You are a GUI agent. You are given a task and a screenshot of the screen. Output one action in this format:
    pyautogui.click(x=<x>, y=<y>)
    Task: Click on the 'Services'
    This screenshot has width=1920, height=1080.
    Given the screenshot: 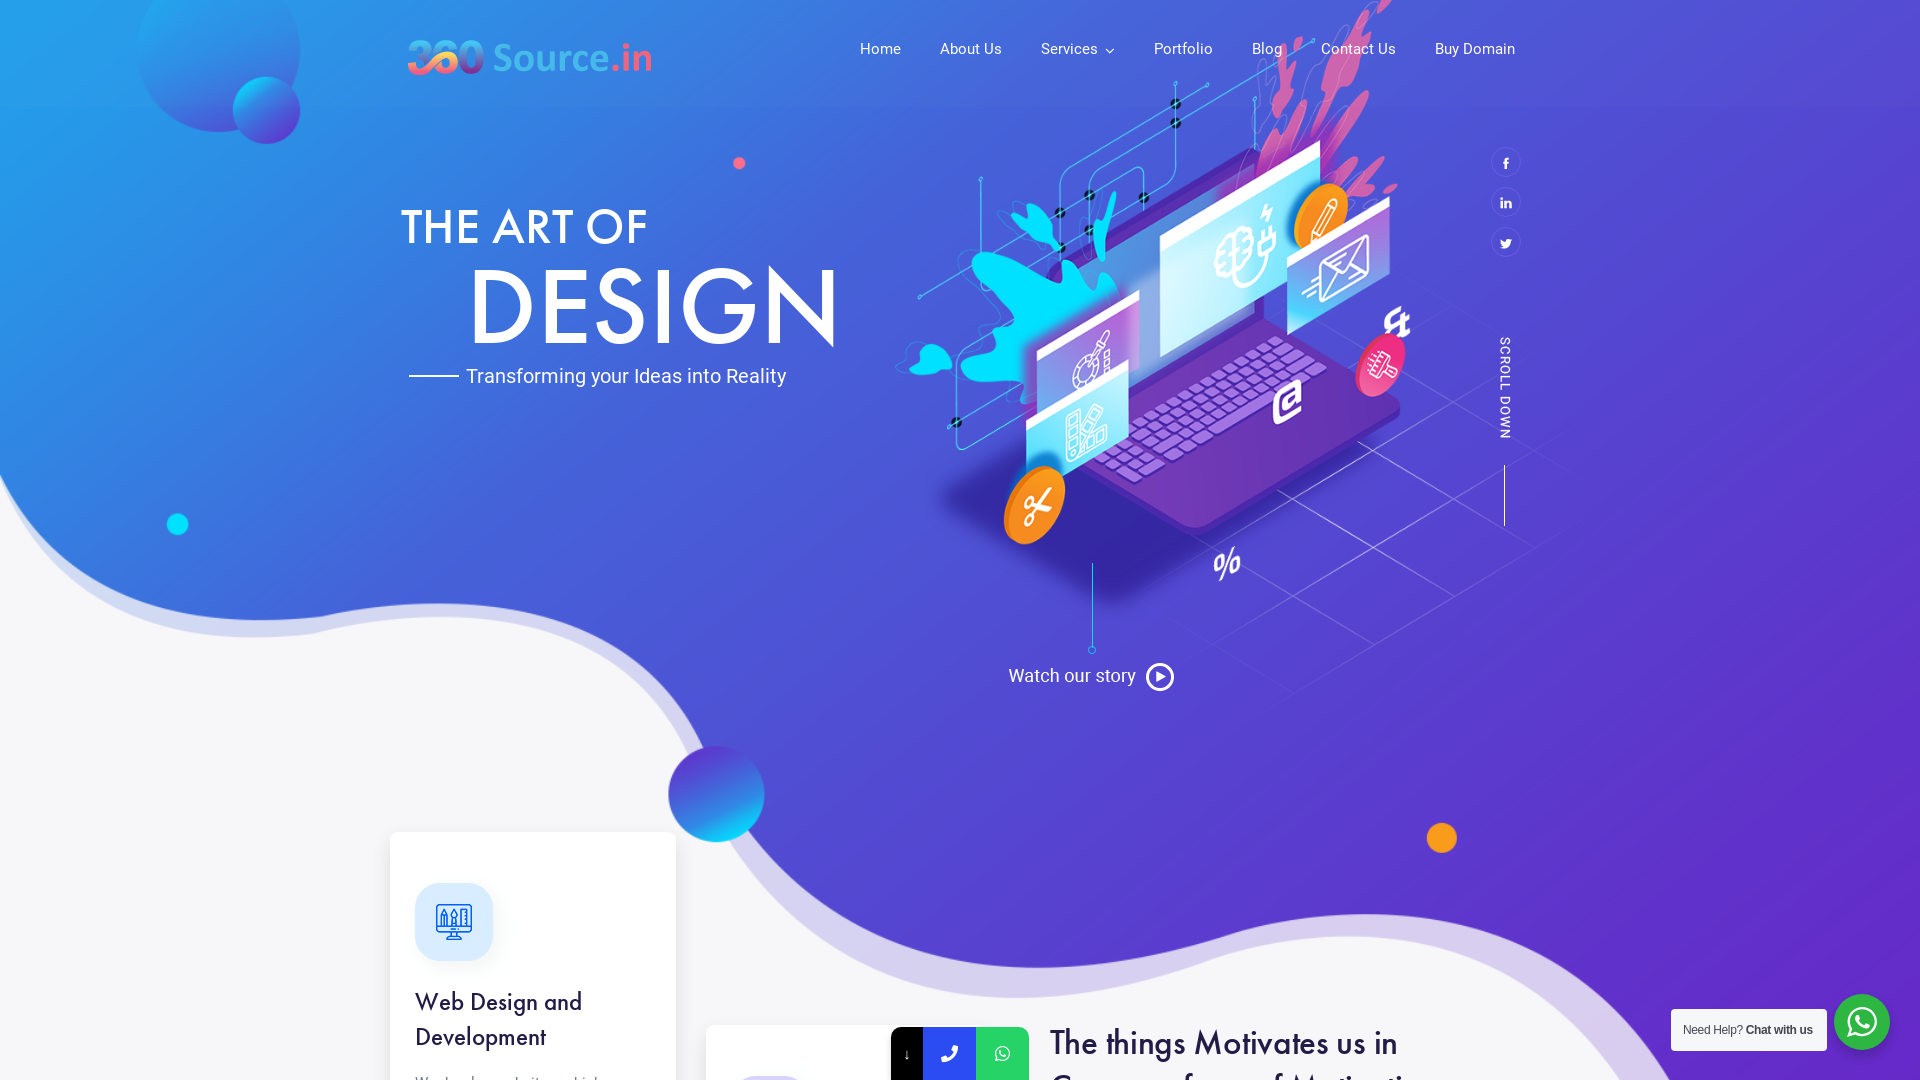 What is the action you would take?
    pyautogui.click(x=1077, y=50)
    